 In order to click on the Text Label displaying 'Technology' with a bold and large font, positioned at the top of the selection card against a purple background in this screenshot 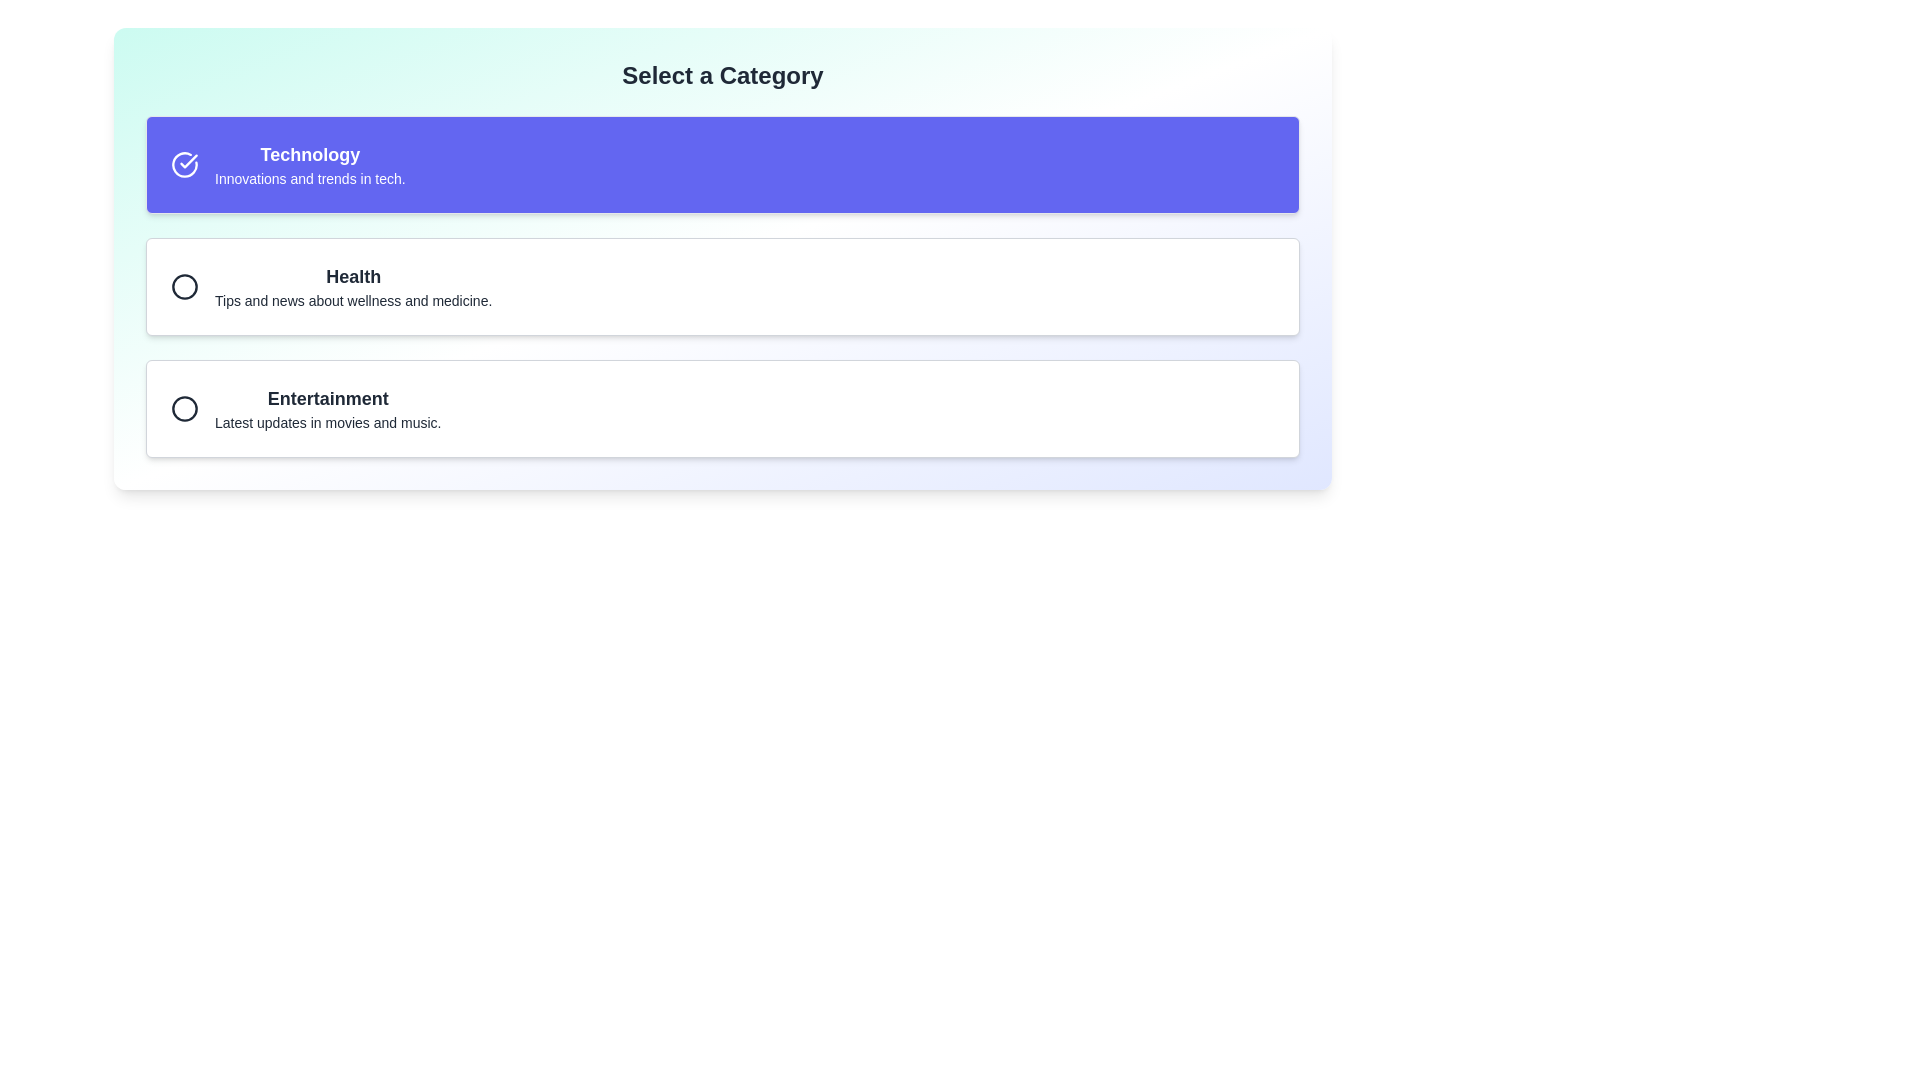, I will do `click(309, 153)`.